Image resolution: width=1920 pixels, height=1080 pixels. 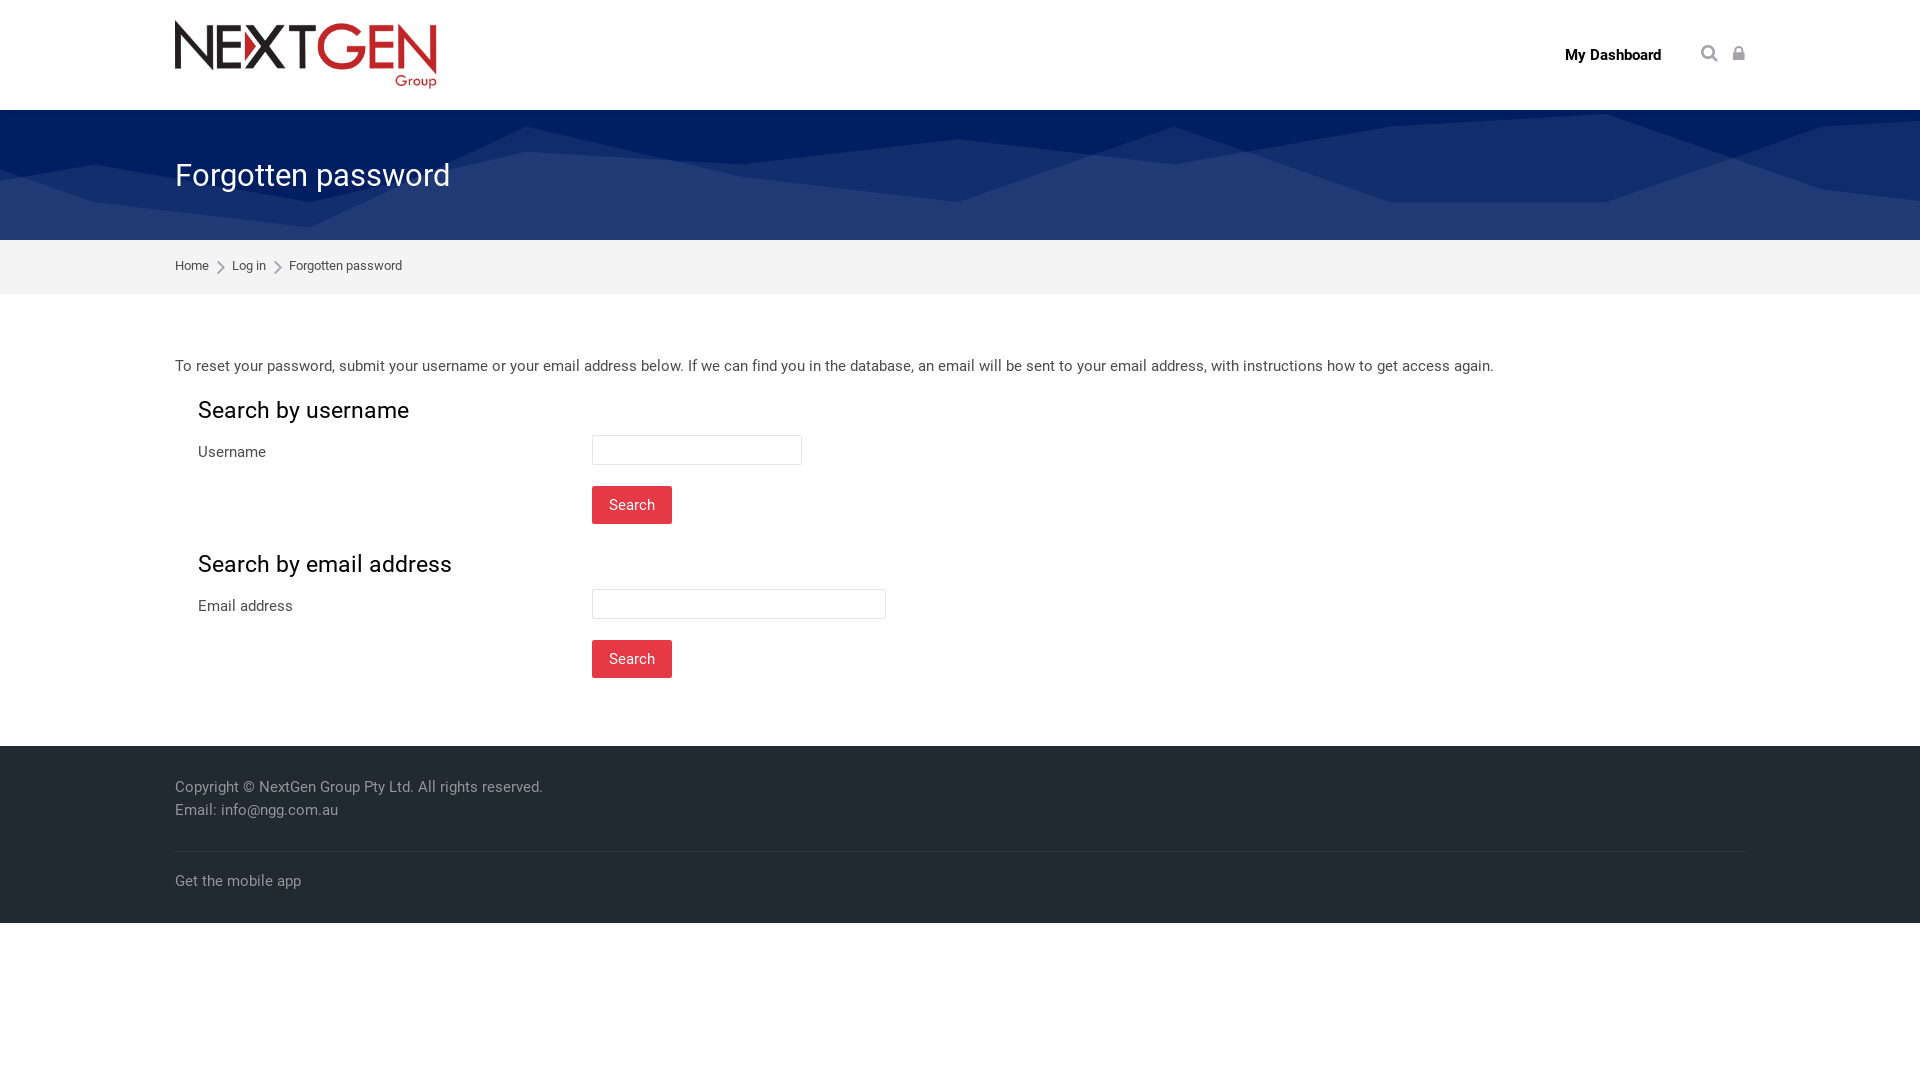 I want to click on 'Search', so click(x=1708, y=53).